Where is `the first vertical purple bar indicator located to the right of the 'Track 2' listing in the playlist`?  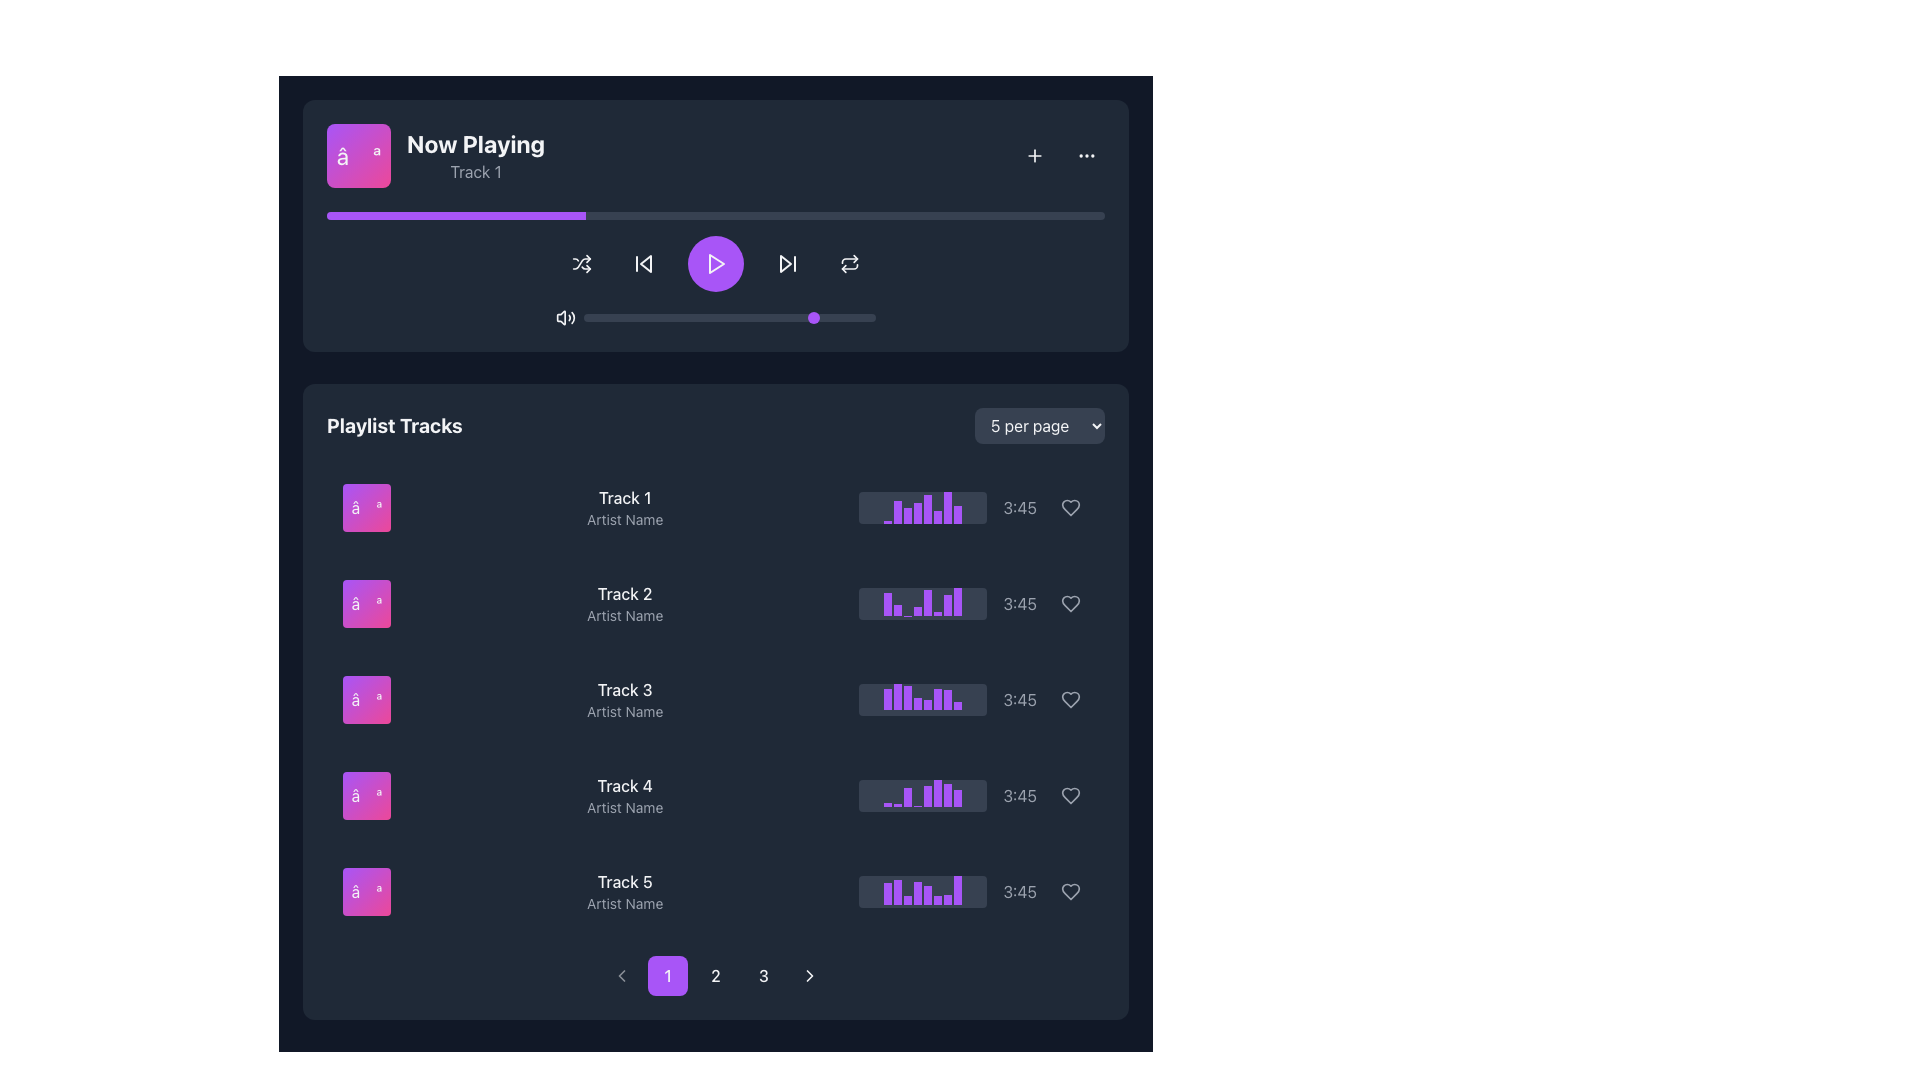
the first vertical purple bar indicator located to the right of the 'Track 2' listing in the playlist is located at coordinates (887, 603).